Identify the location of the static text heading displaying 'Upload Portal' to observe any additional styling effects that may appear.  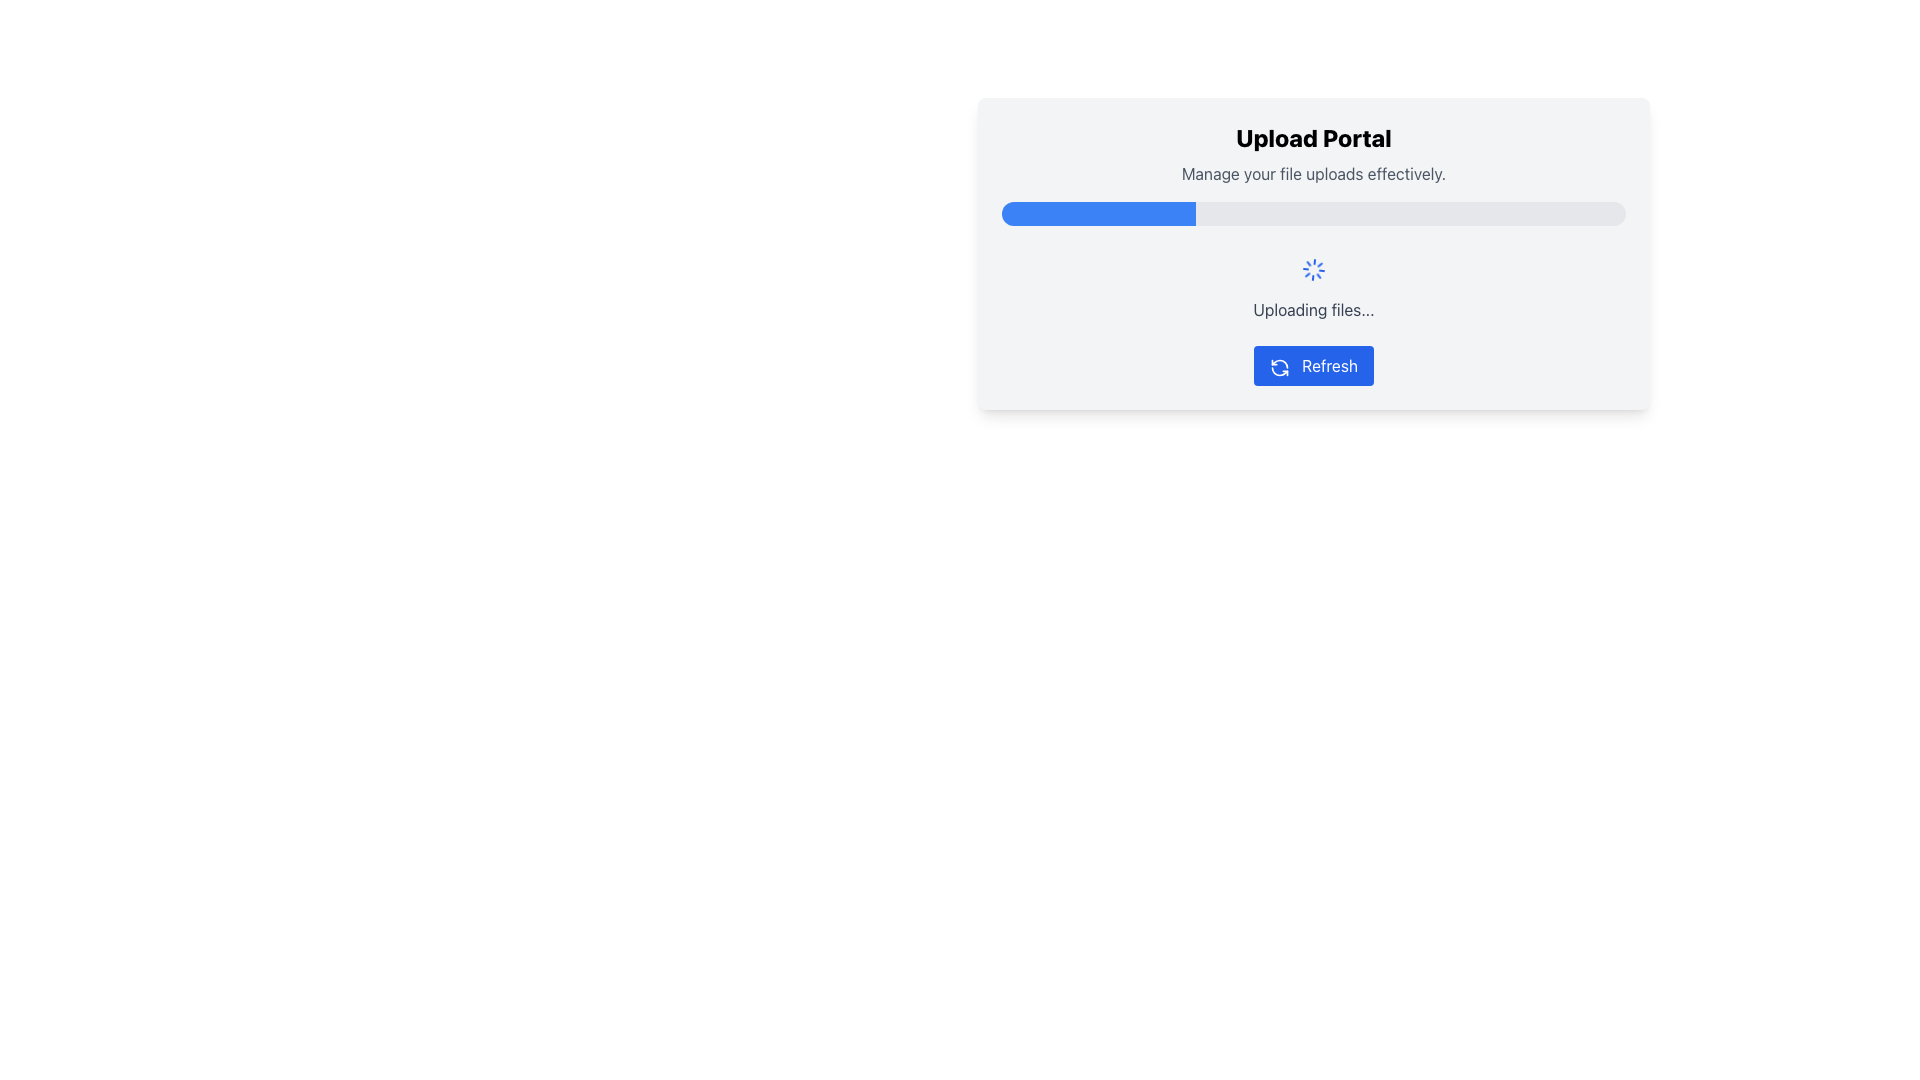
(1314, 137).